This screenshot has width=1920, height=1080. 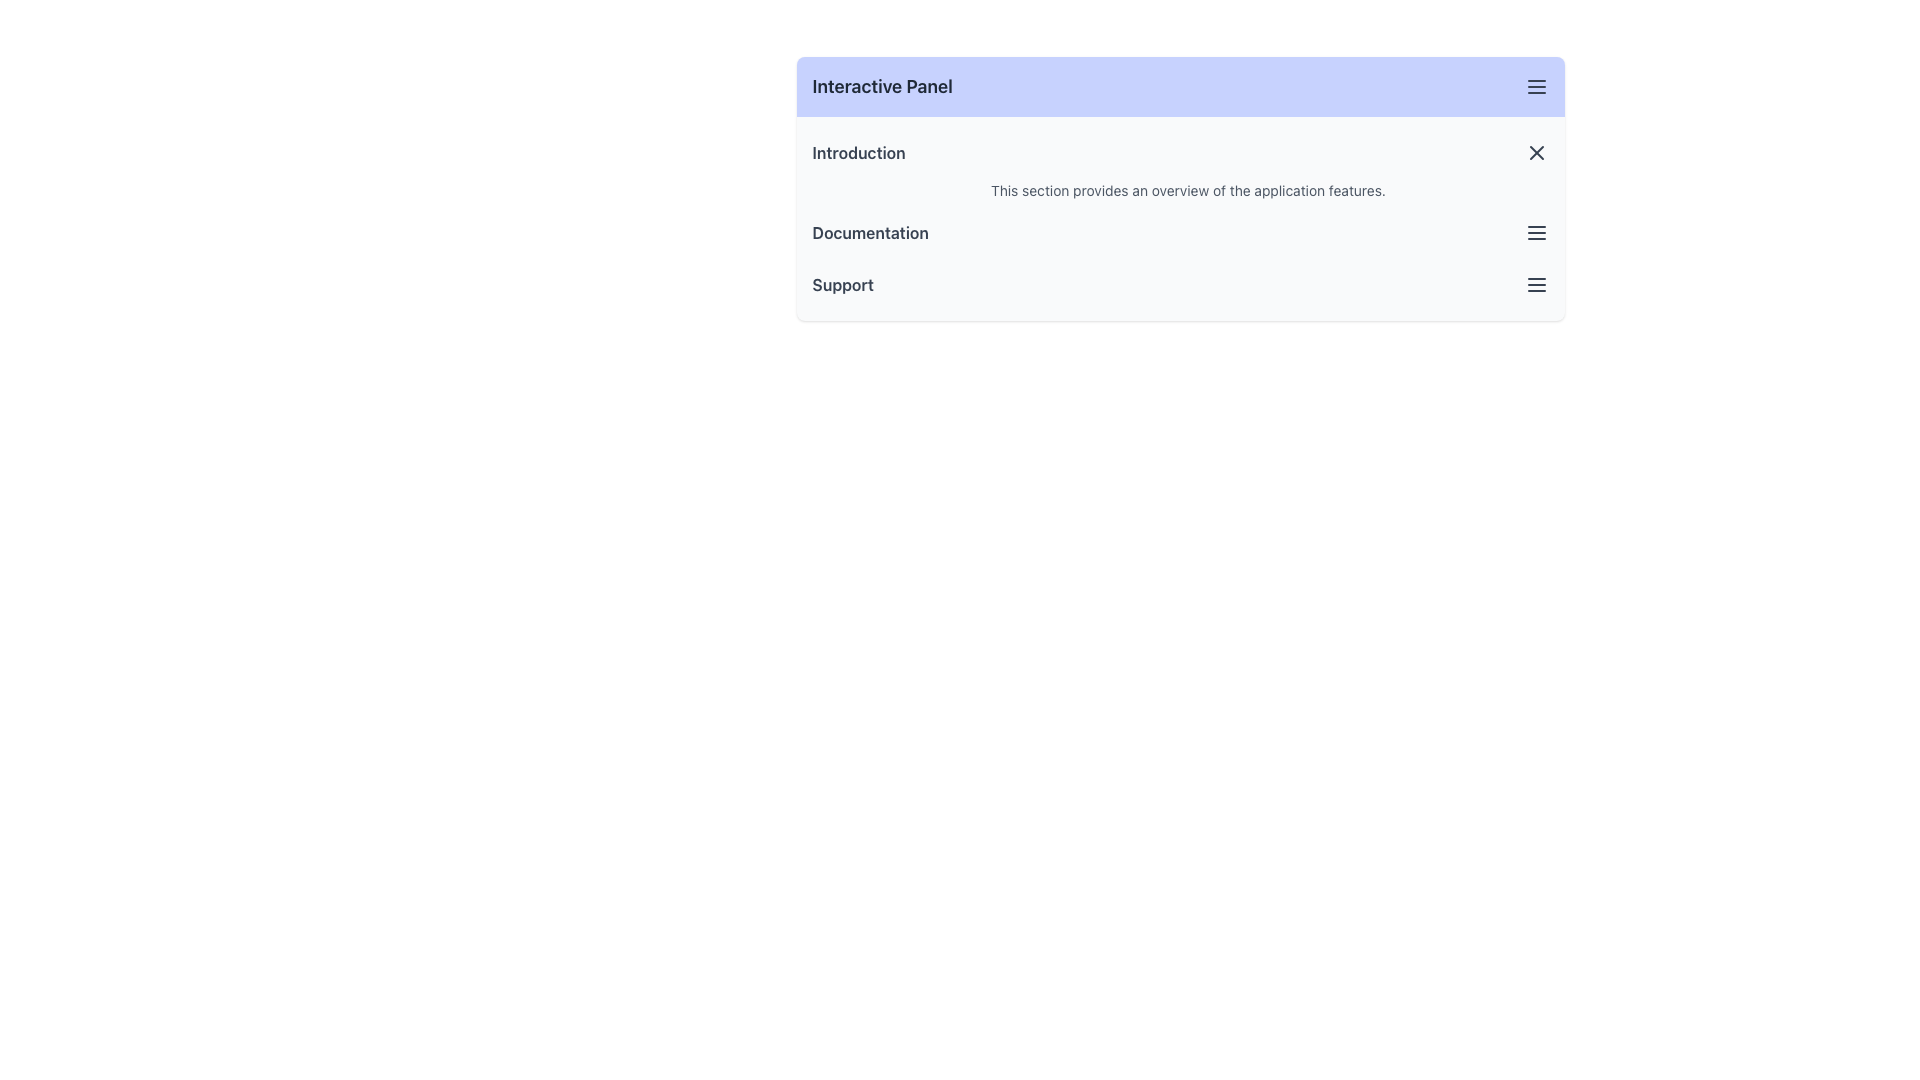 What do you see at coordinates (1535, 152) in the screenshot?
I see `the close (x) icon styled as an SVG graphic located in the top-right corner of the 'Interactive Panel' header` at bounding box center [1535, 152].